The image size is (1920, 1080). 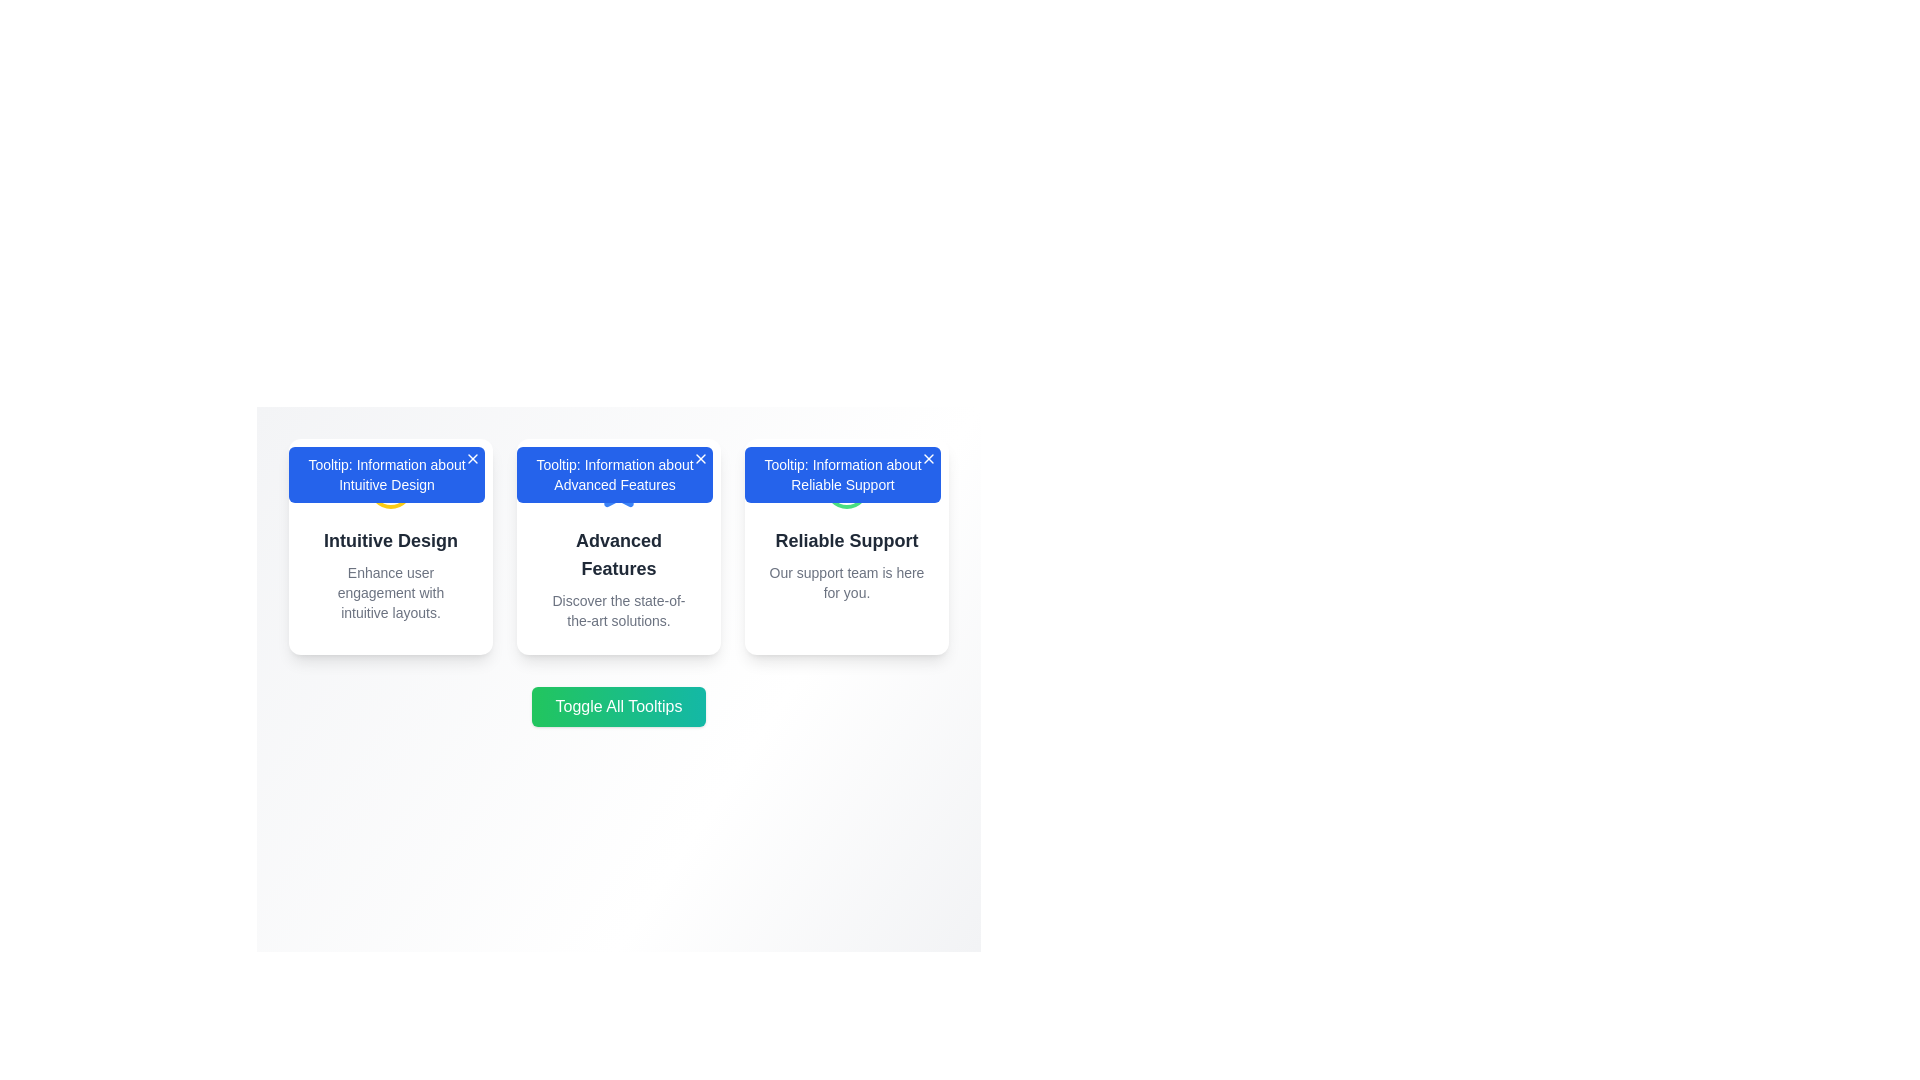 I want to click on the star-shaped icon element with a blue stroke outline, located above the 'Advanced Features' text in the tooltip, so click(x=618, y=486).